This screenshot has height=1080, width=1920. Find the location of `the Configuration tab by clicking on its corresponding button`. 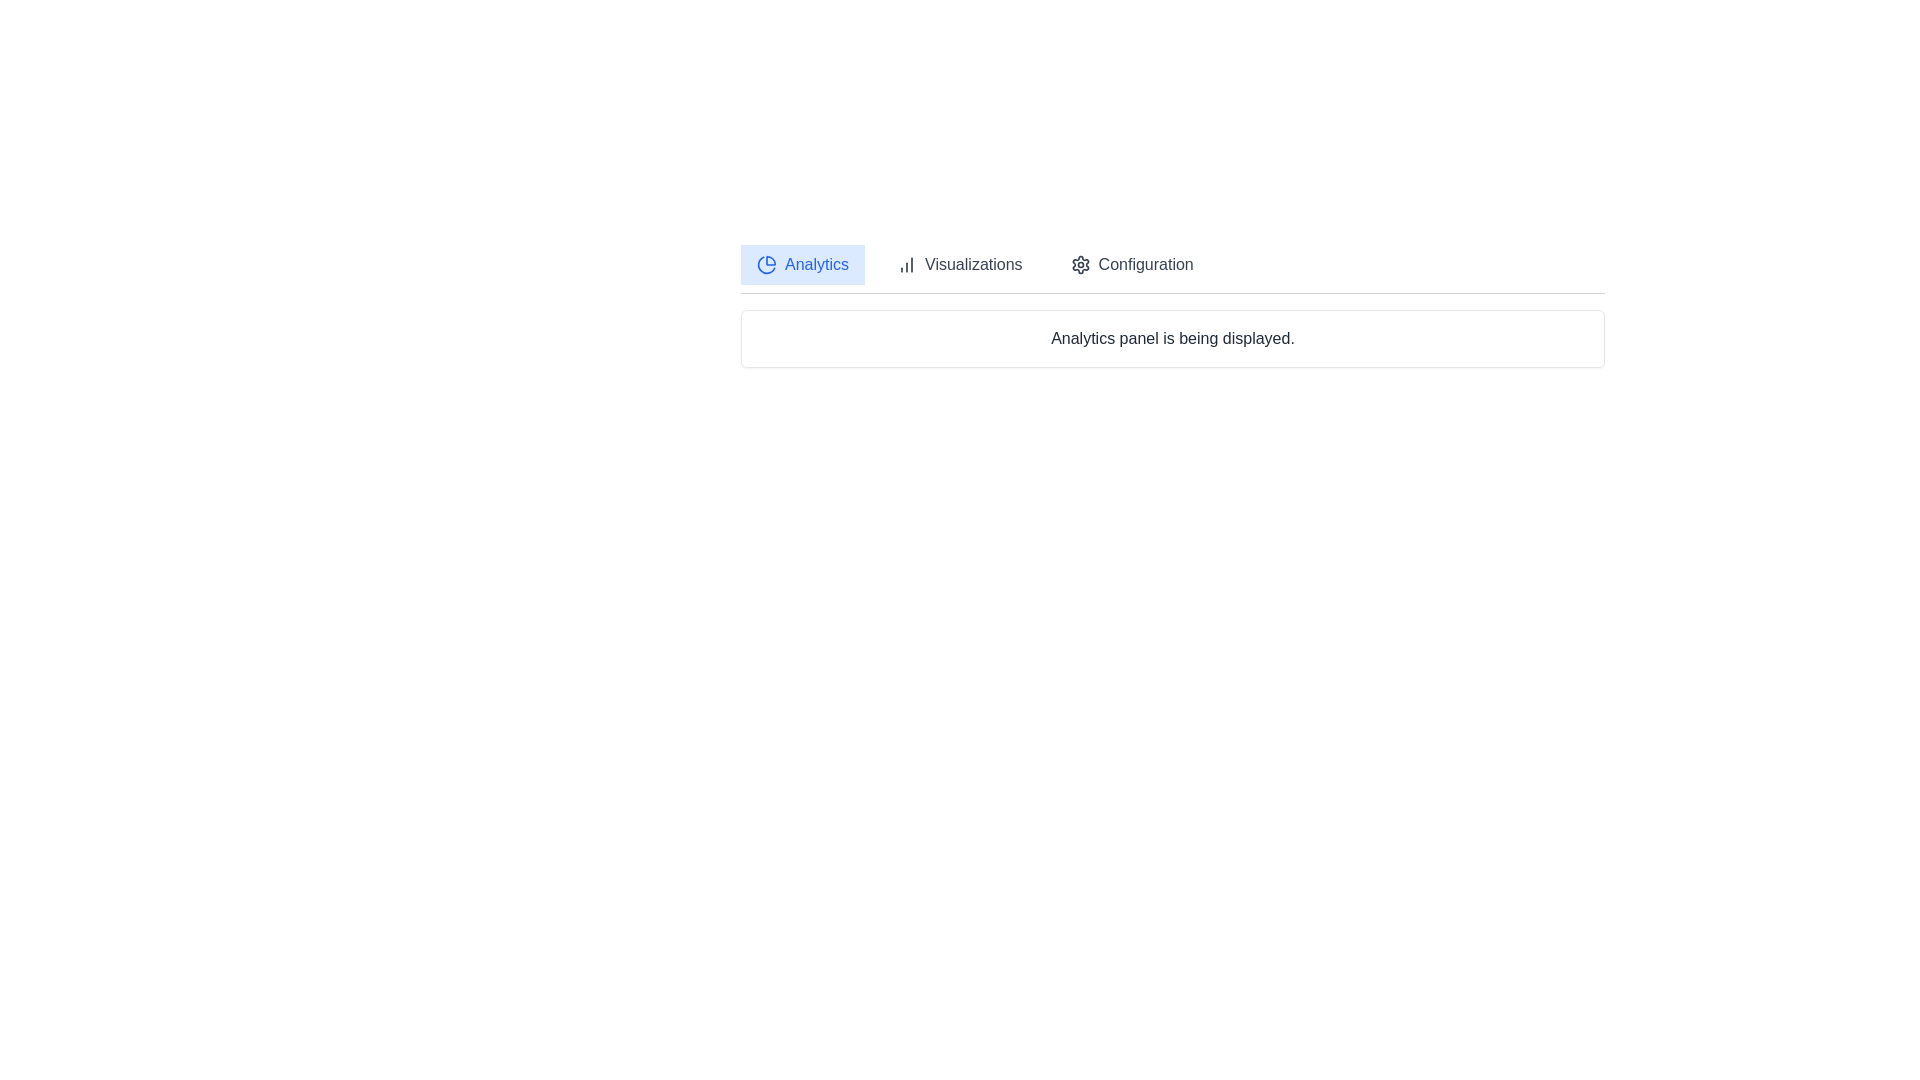

the Configuration tab by clicking on its corresponding button is located at coordinates (1132, 264).